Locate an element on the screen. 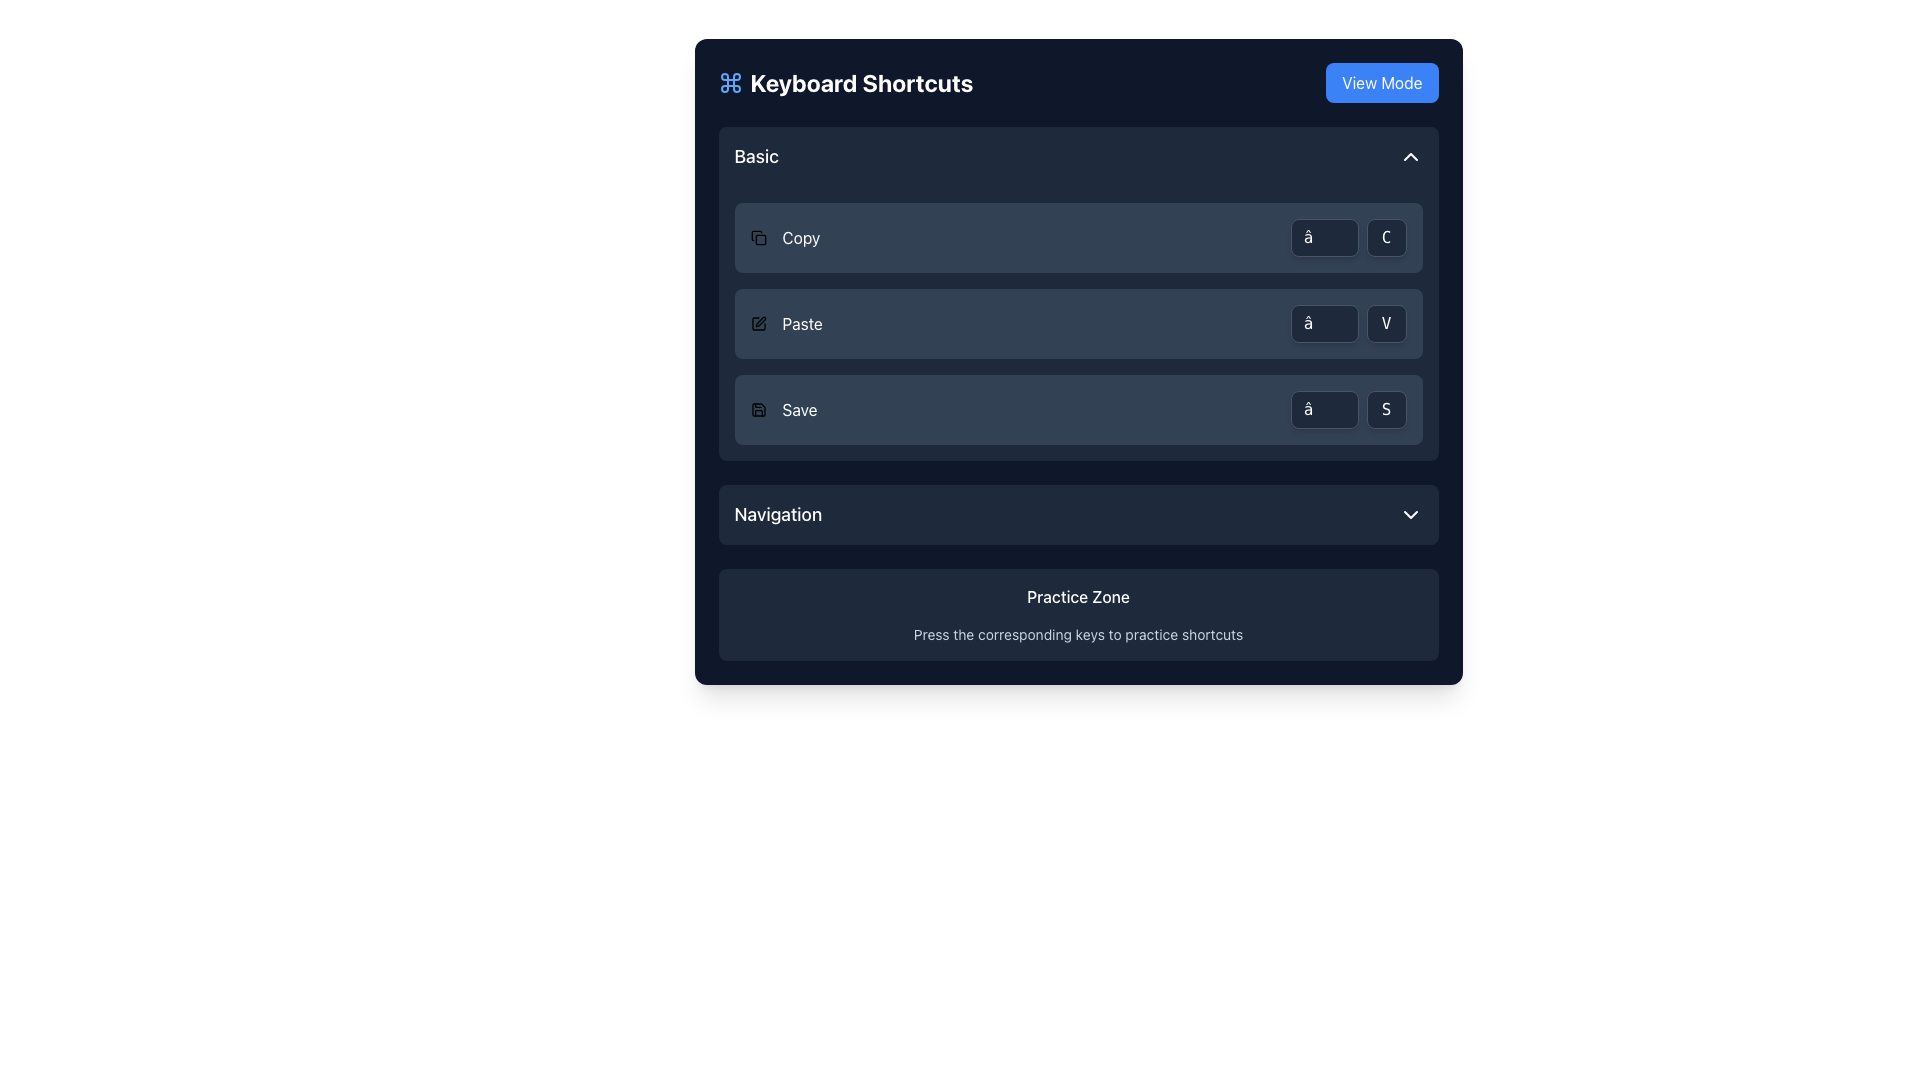 This screenshot has width=1920, height=1080. the leftmost button in the 'Copy' section of the 'Keyboard Shortcuts' modal to observe its effect is located at coordinates (1324, 237).